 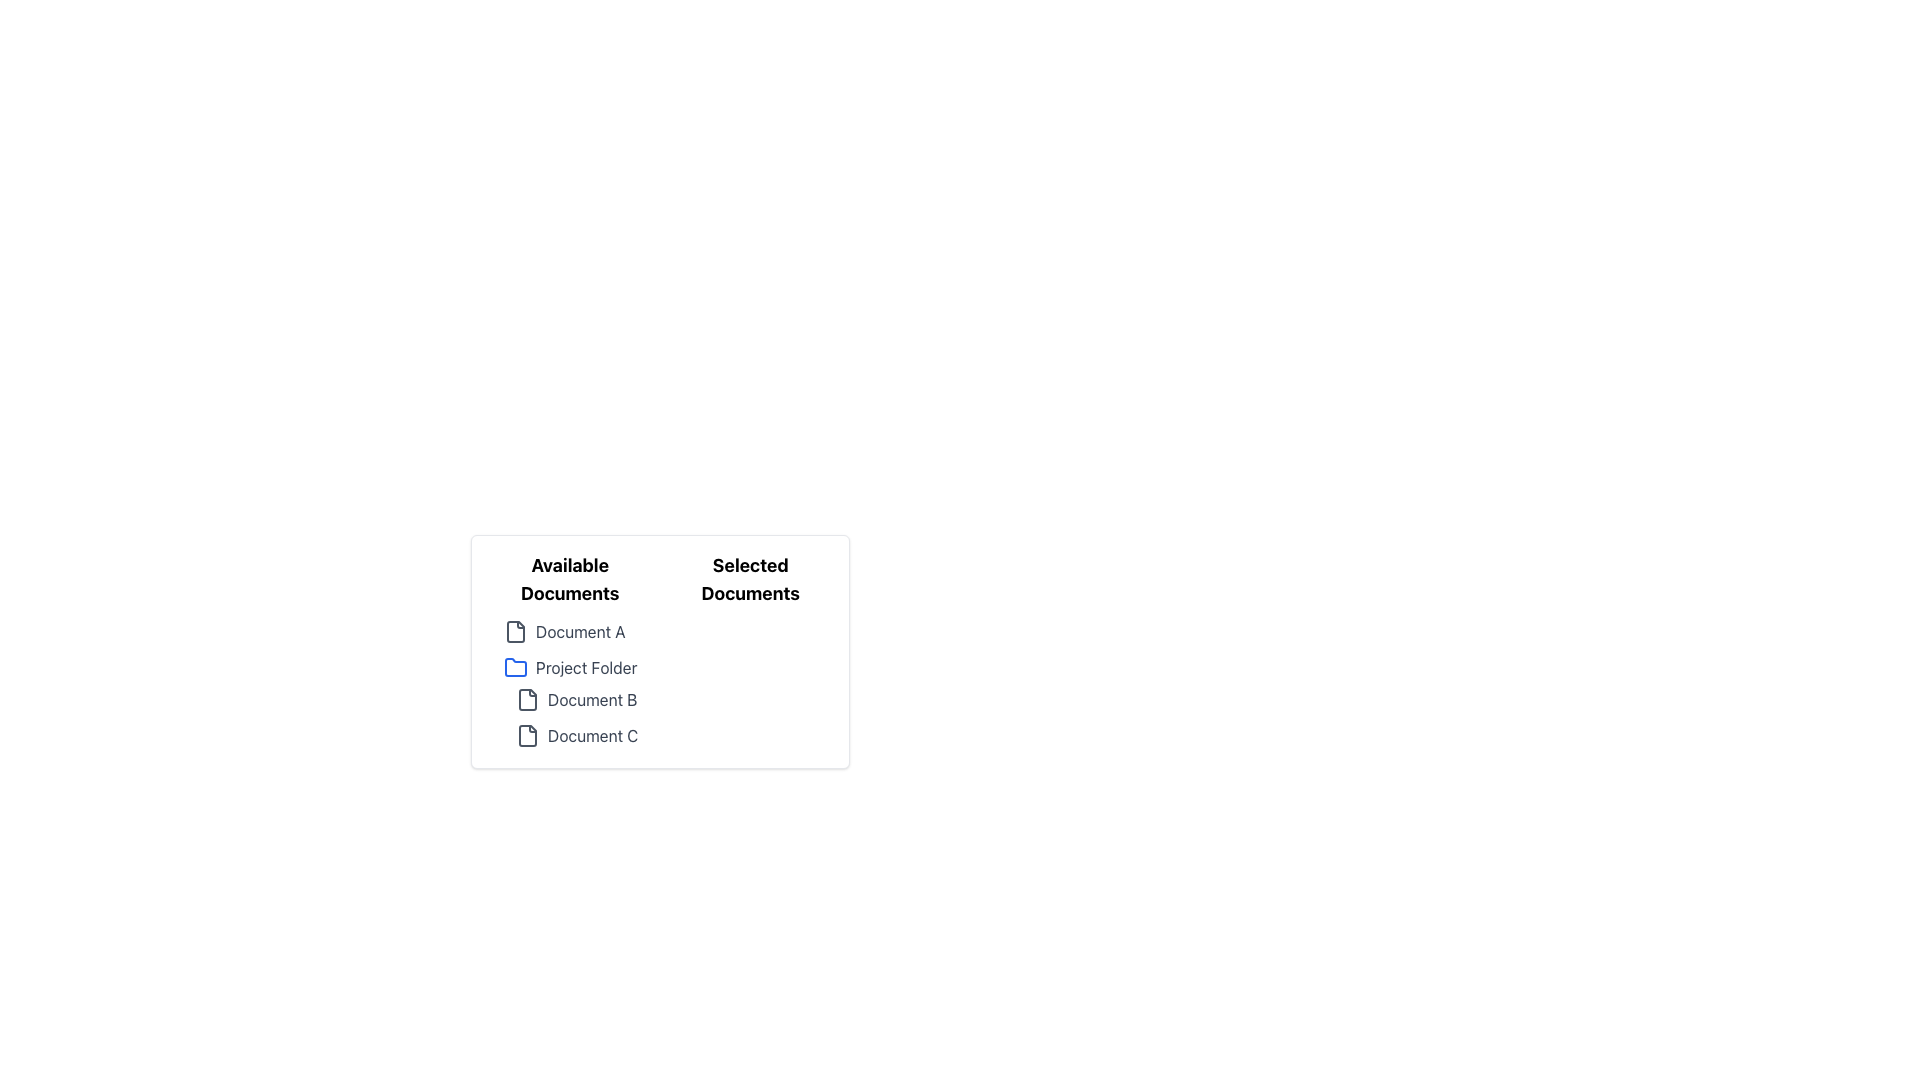 I want to click on the List Item containing the file icon and text 'Document C' from its position in the 'Available Documents' list, so click(x=581, y=736).